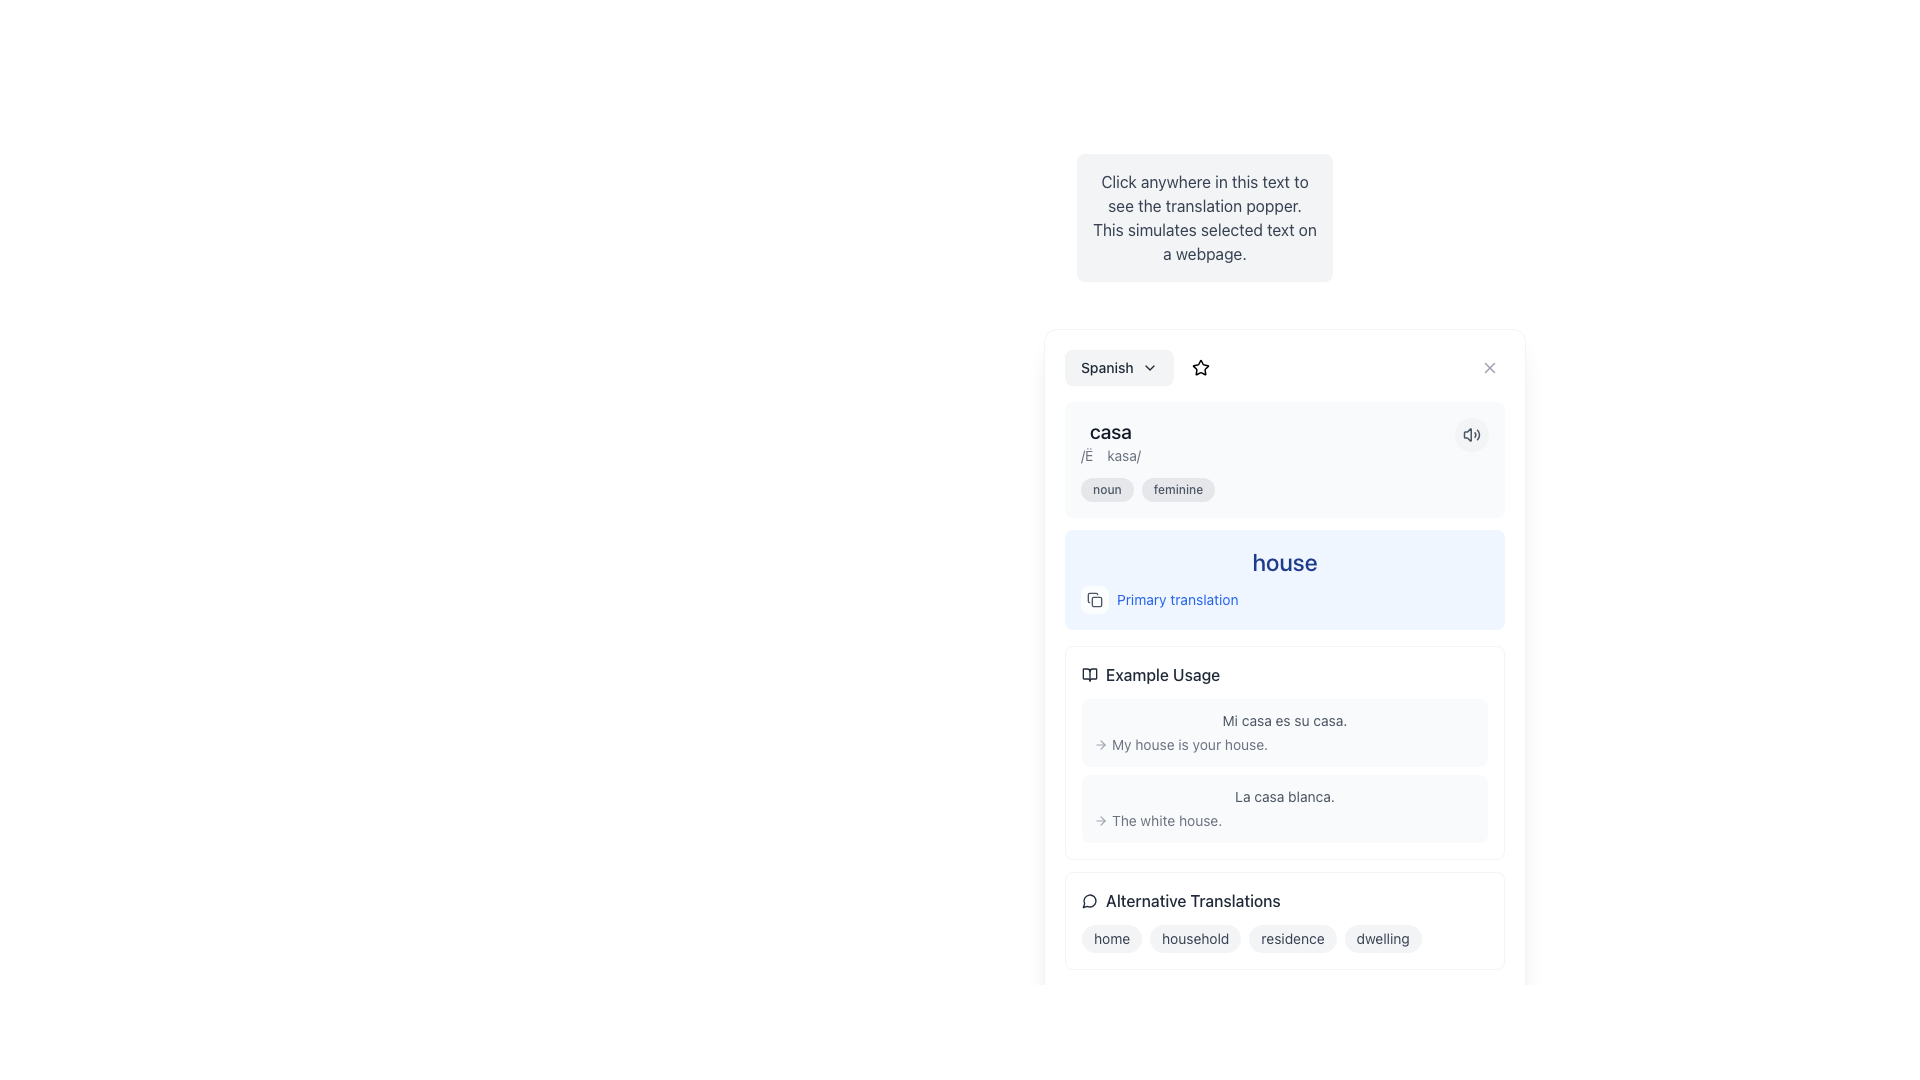 The width and height of the screenshot is (1920, 1080). What do you see at coordinates (1291, 218) in the screenshot?
I see `the Instructional text box that has a light gray background and contains centered dark gray text stating: 'Click anywhere in this text` at bounding box center [1291, 218].